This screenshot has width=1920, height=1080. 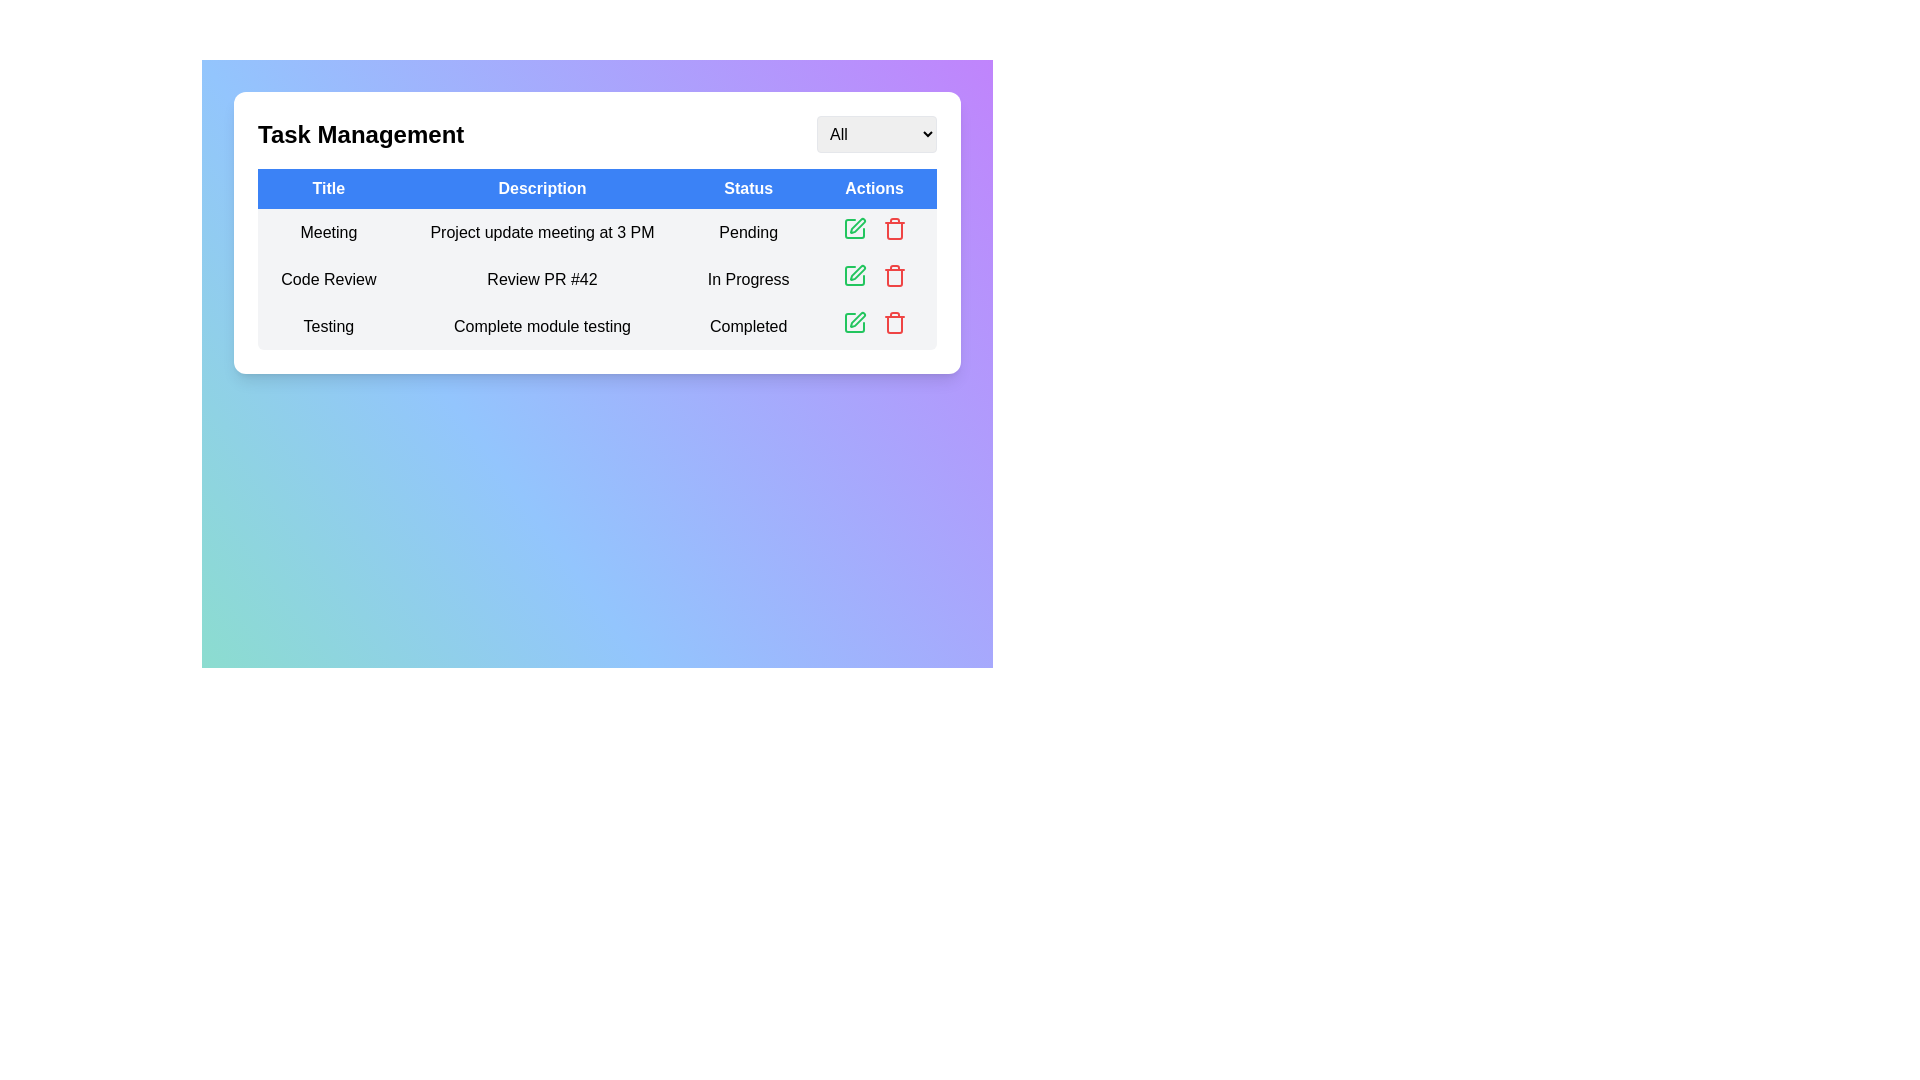 I want to click on the 'Completed' text label in the last row of the third column under the 'Status' heading, which is displayed in a bold, medium-sized style, so click(x=747, y=325).